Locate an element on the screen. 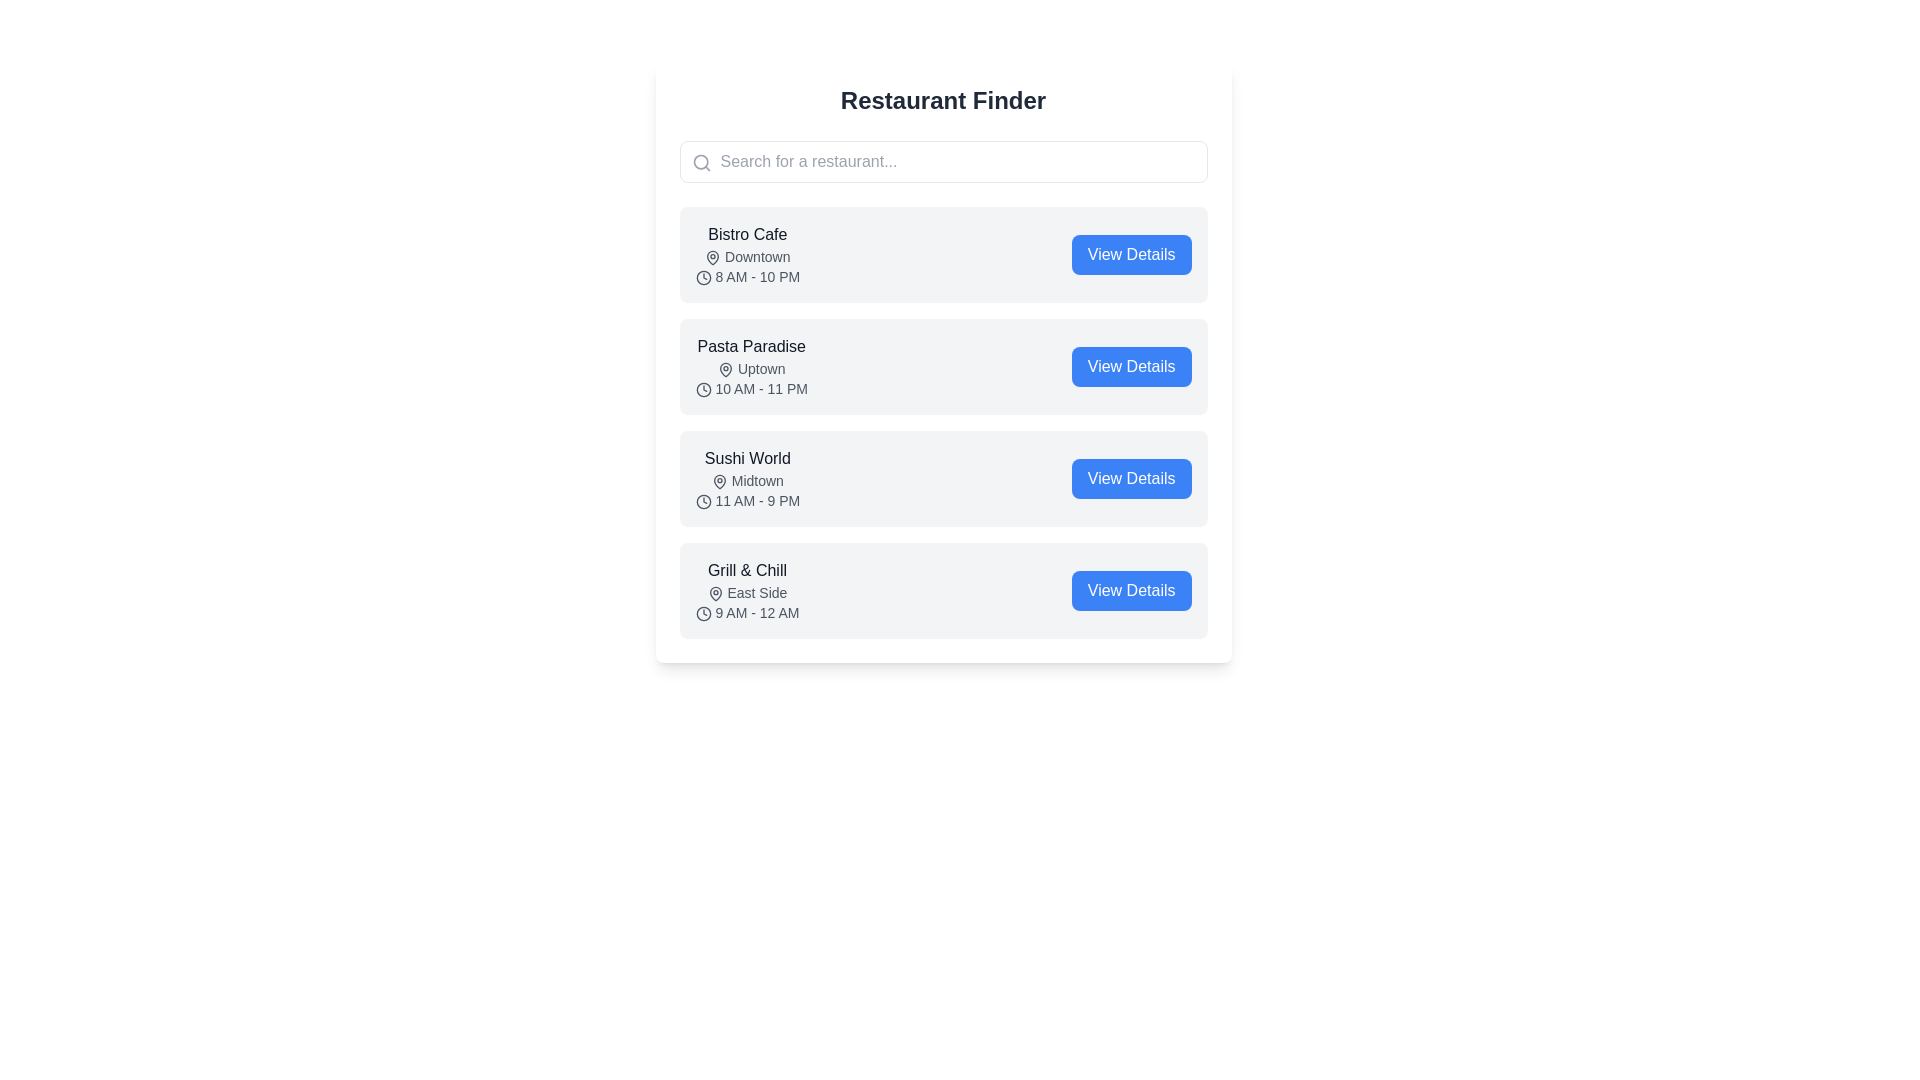  the graphical clock decoration icon associated with 'Pasta Paradise' in the second row of the restaurant list is located at coordinates (703, 390).